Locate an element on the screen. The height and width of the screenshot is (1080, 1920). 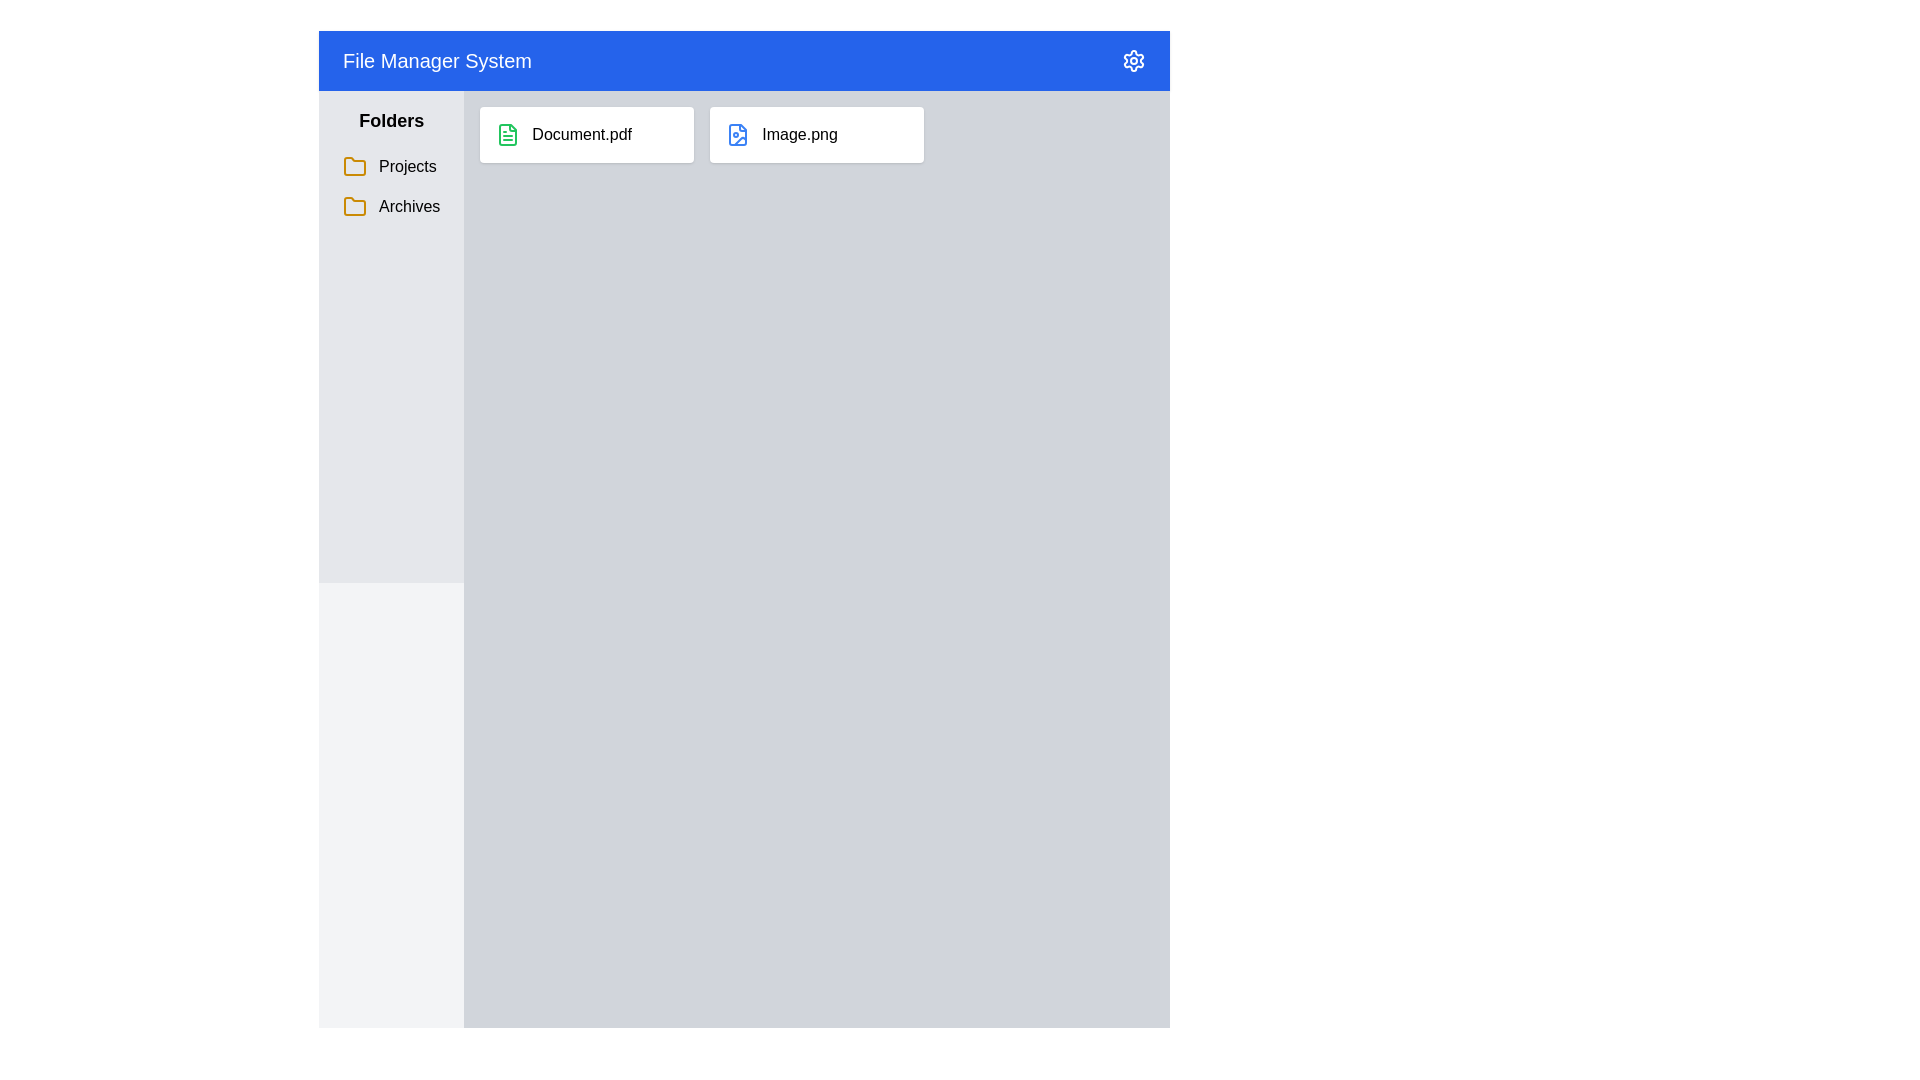
the 'Projects' folder icon located in the left navigation panel is located at coordinates (355, 165).